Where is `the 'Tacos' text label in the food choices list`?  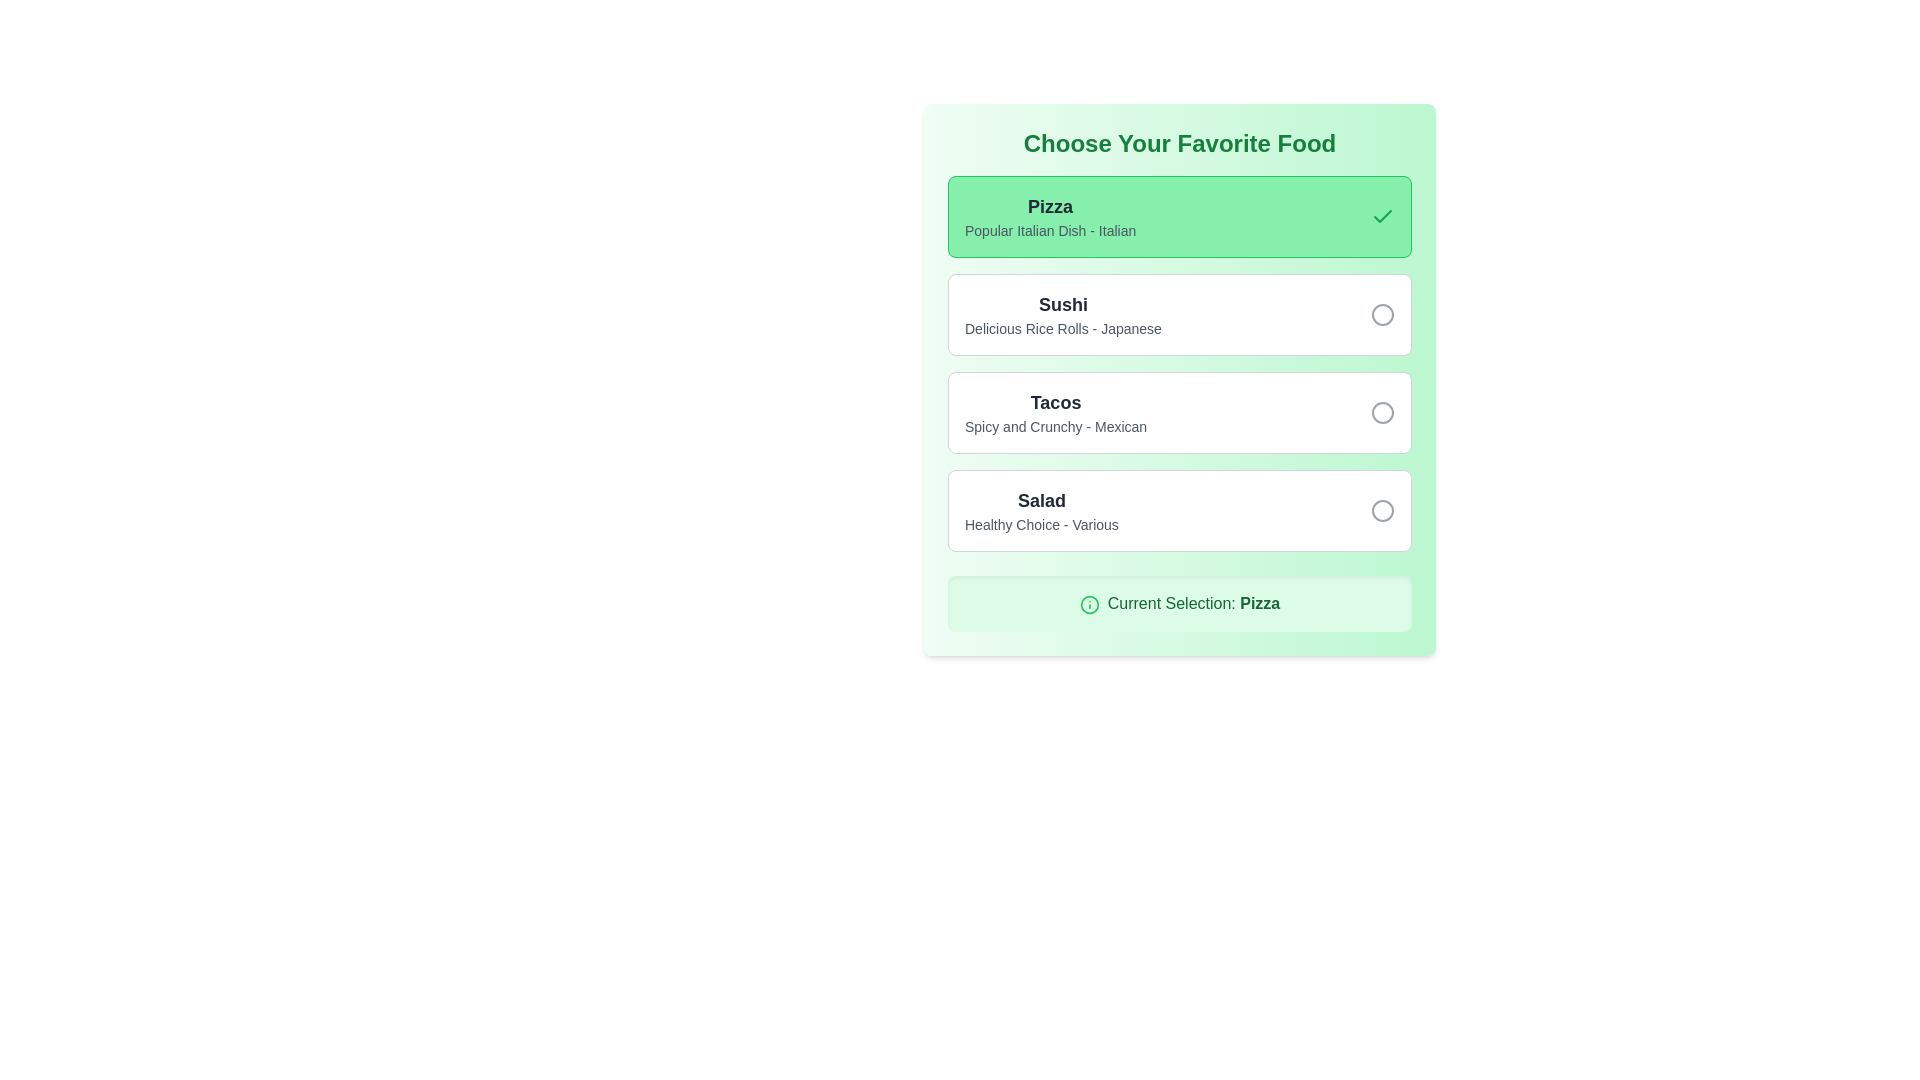 the 'Tacos' text label in the food choices list is located at coordinates (1055, 411).